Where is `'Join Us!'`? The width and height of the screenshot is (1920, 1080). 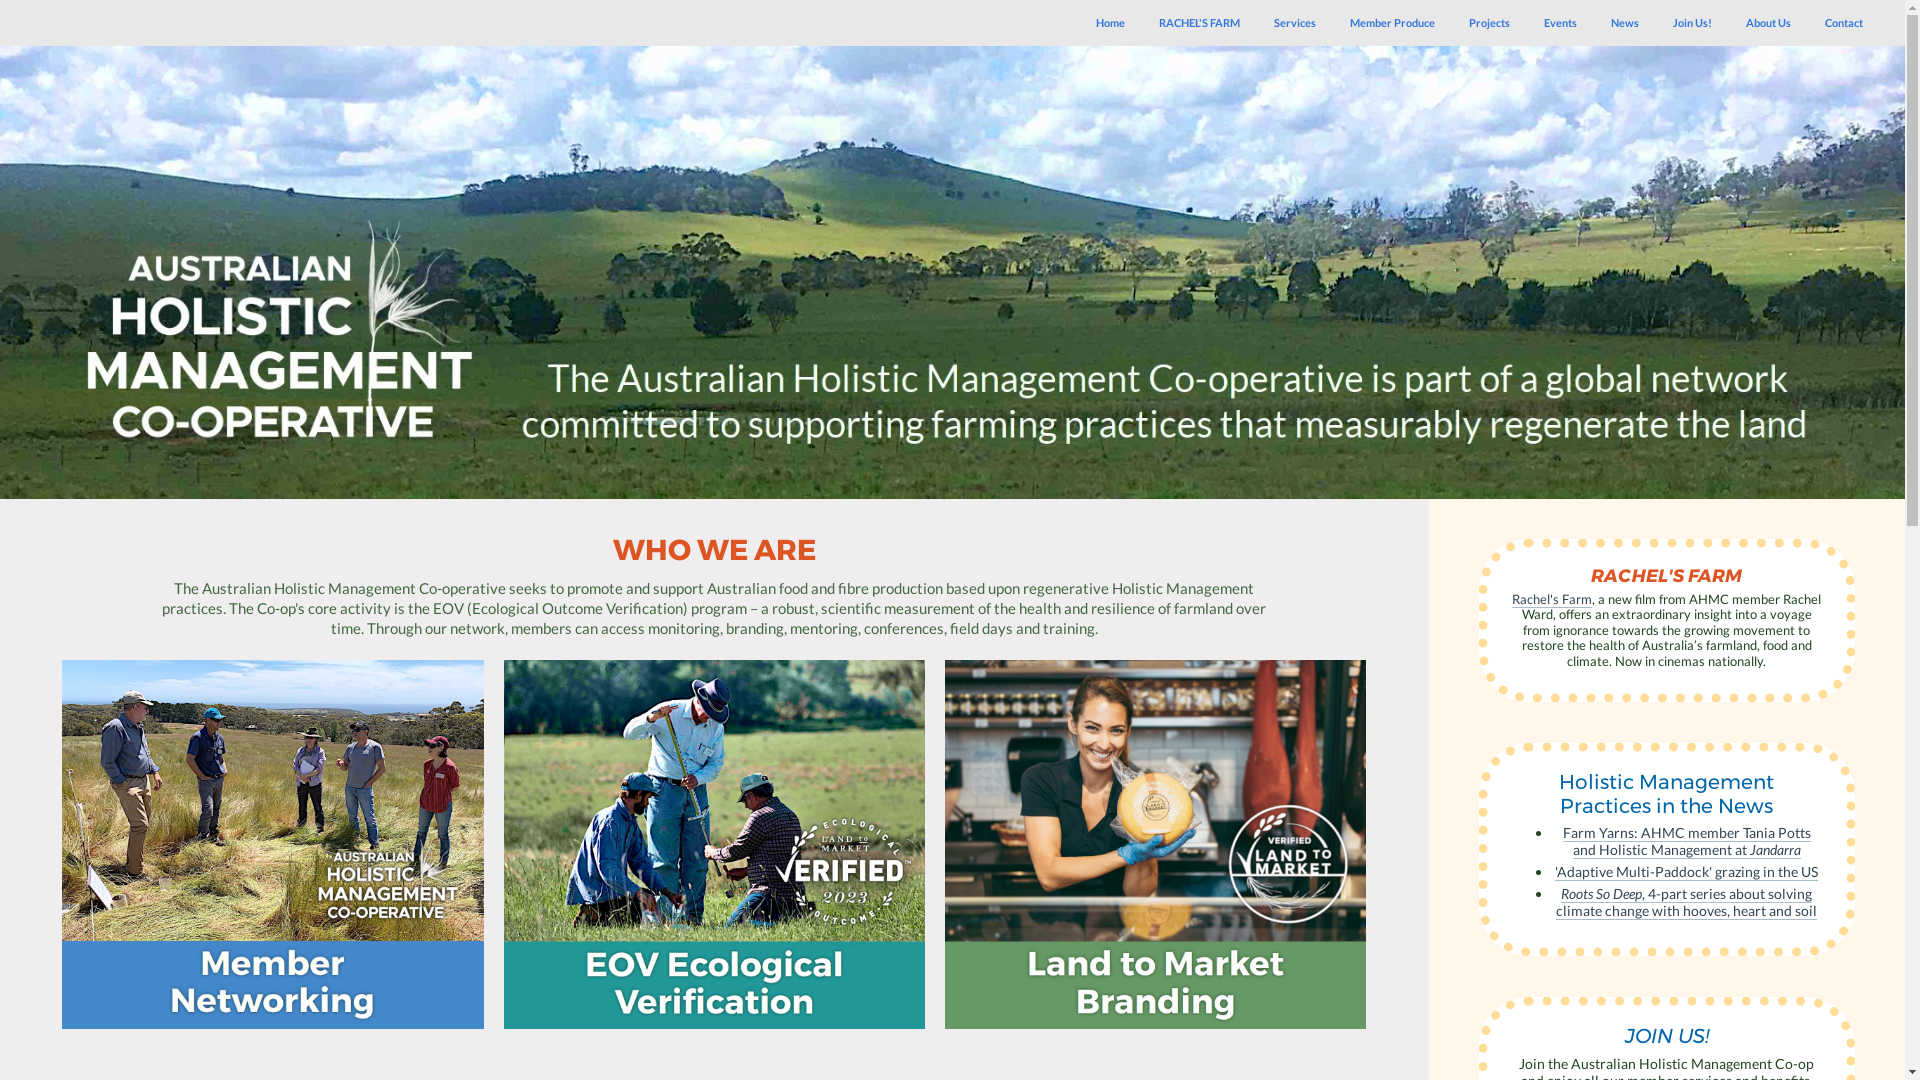 'Join Us!' is located at coordinates (1691, 23).